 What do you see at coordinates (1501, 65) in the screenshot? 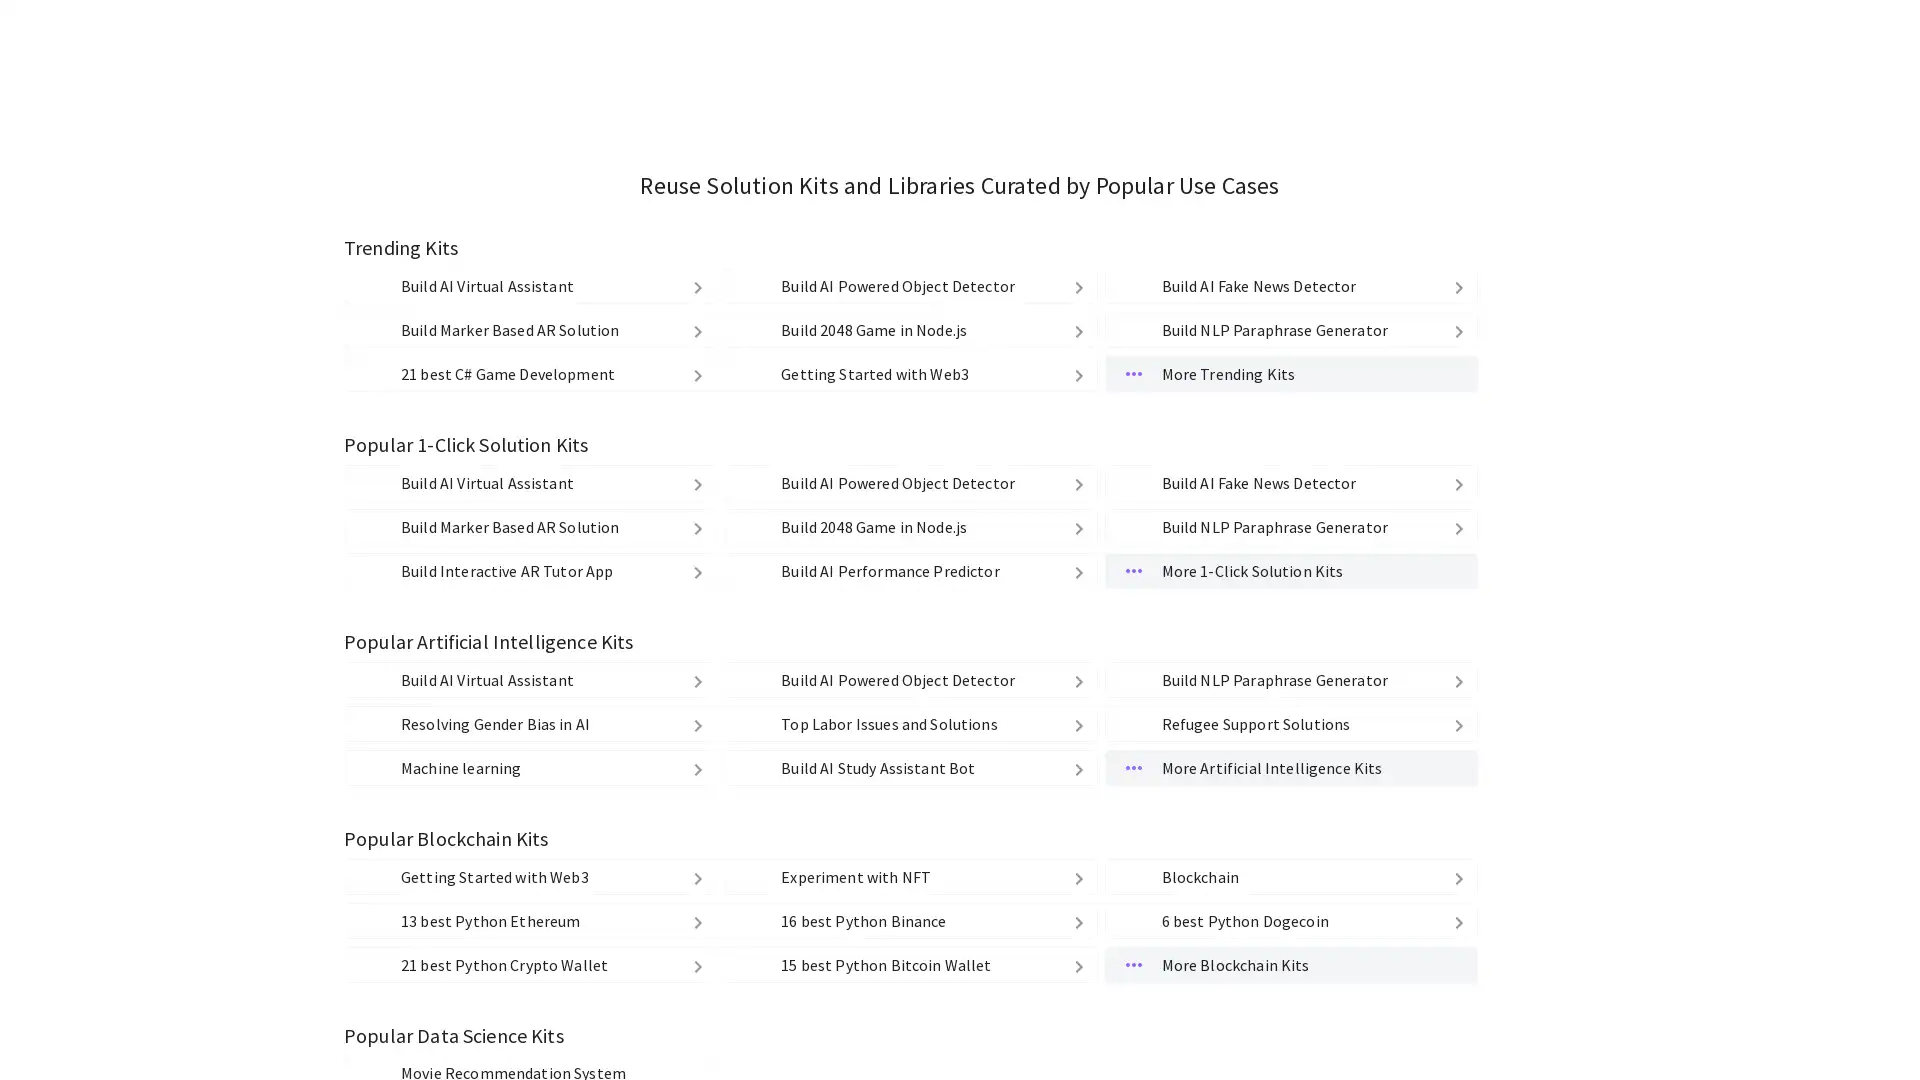
I see `Explore Kits` at bounding box center [1501, 65].